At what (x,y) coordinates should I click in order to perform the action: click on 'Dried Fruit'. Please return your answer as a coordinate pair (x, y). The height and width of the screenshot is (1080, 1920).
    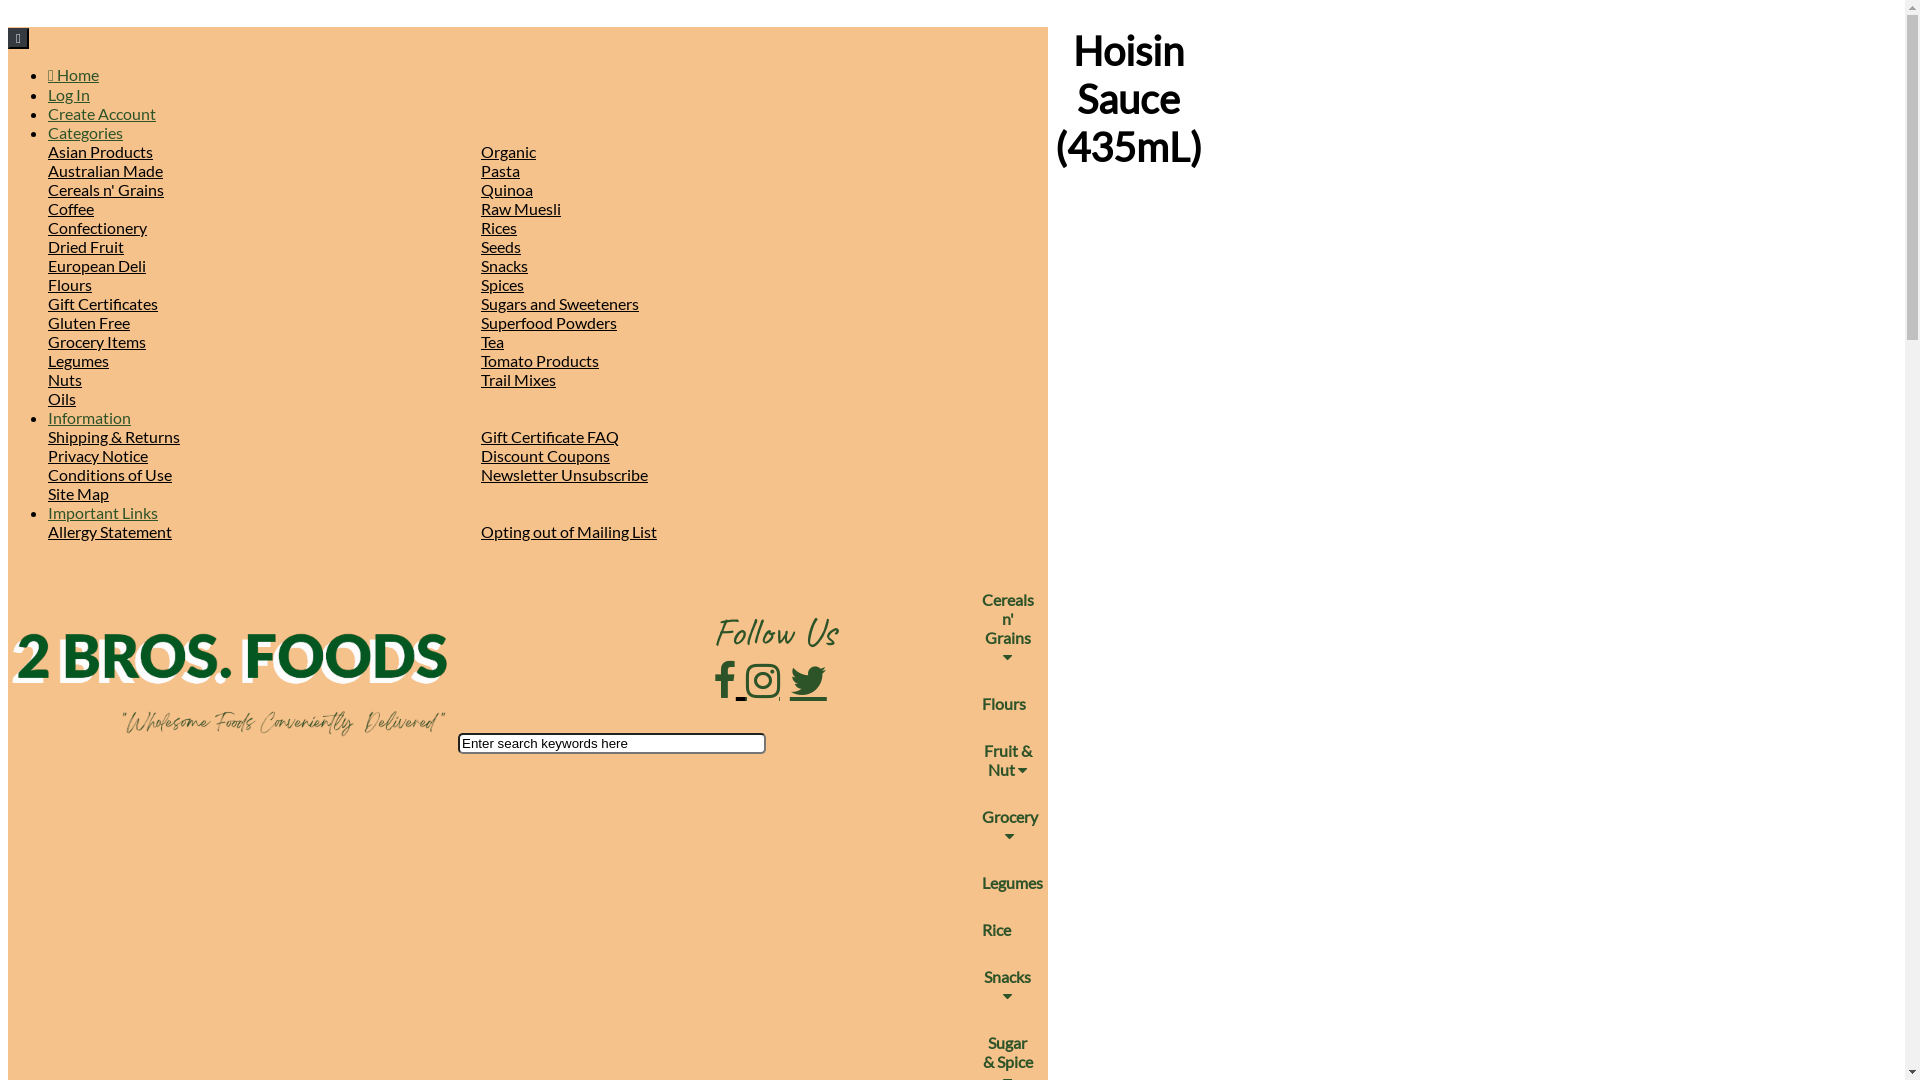
    Looking at the image, I should click on (85, 245).